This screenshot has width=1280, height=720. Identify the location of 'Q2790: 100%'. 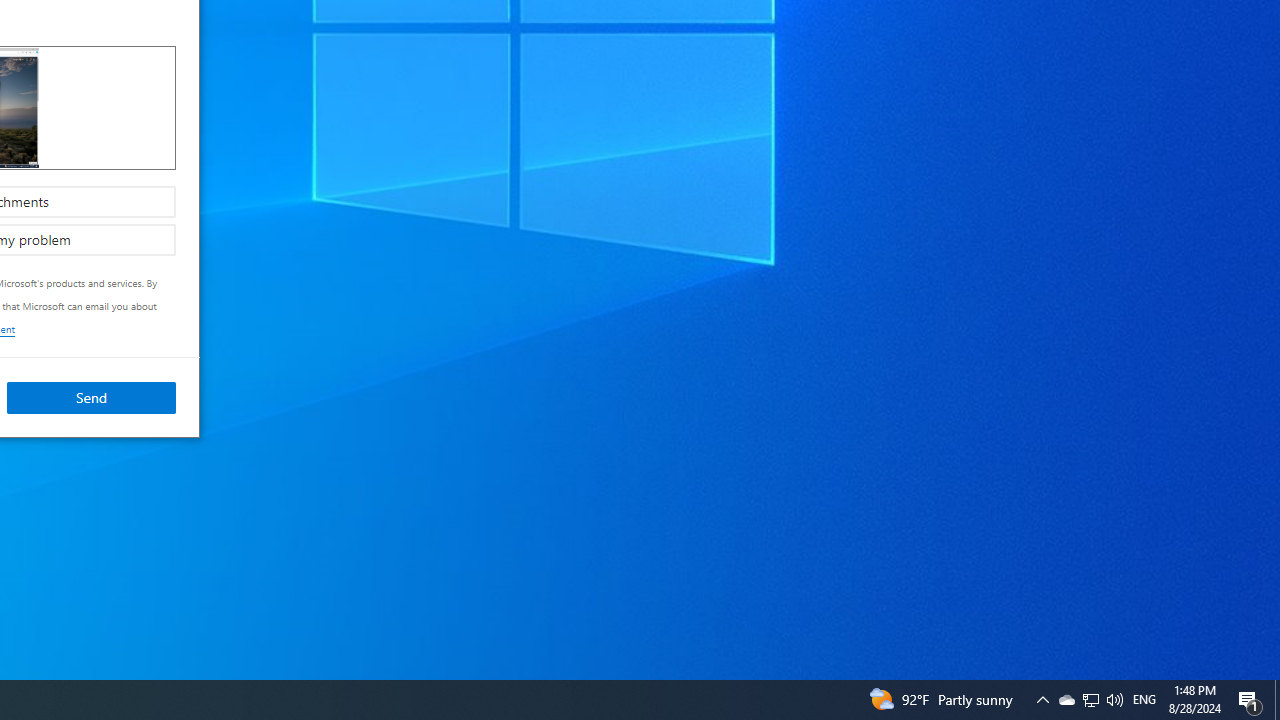
(1090, 698).